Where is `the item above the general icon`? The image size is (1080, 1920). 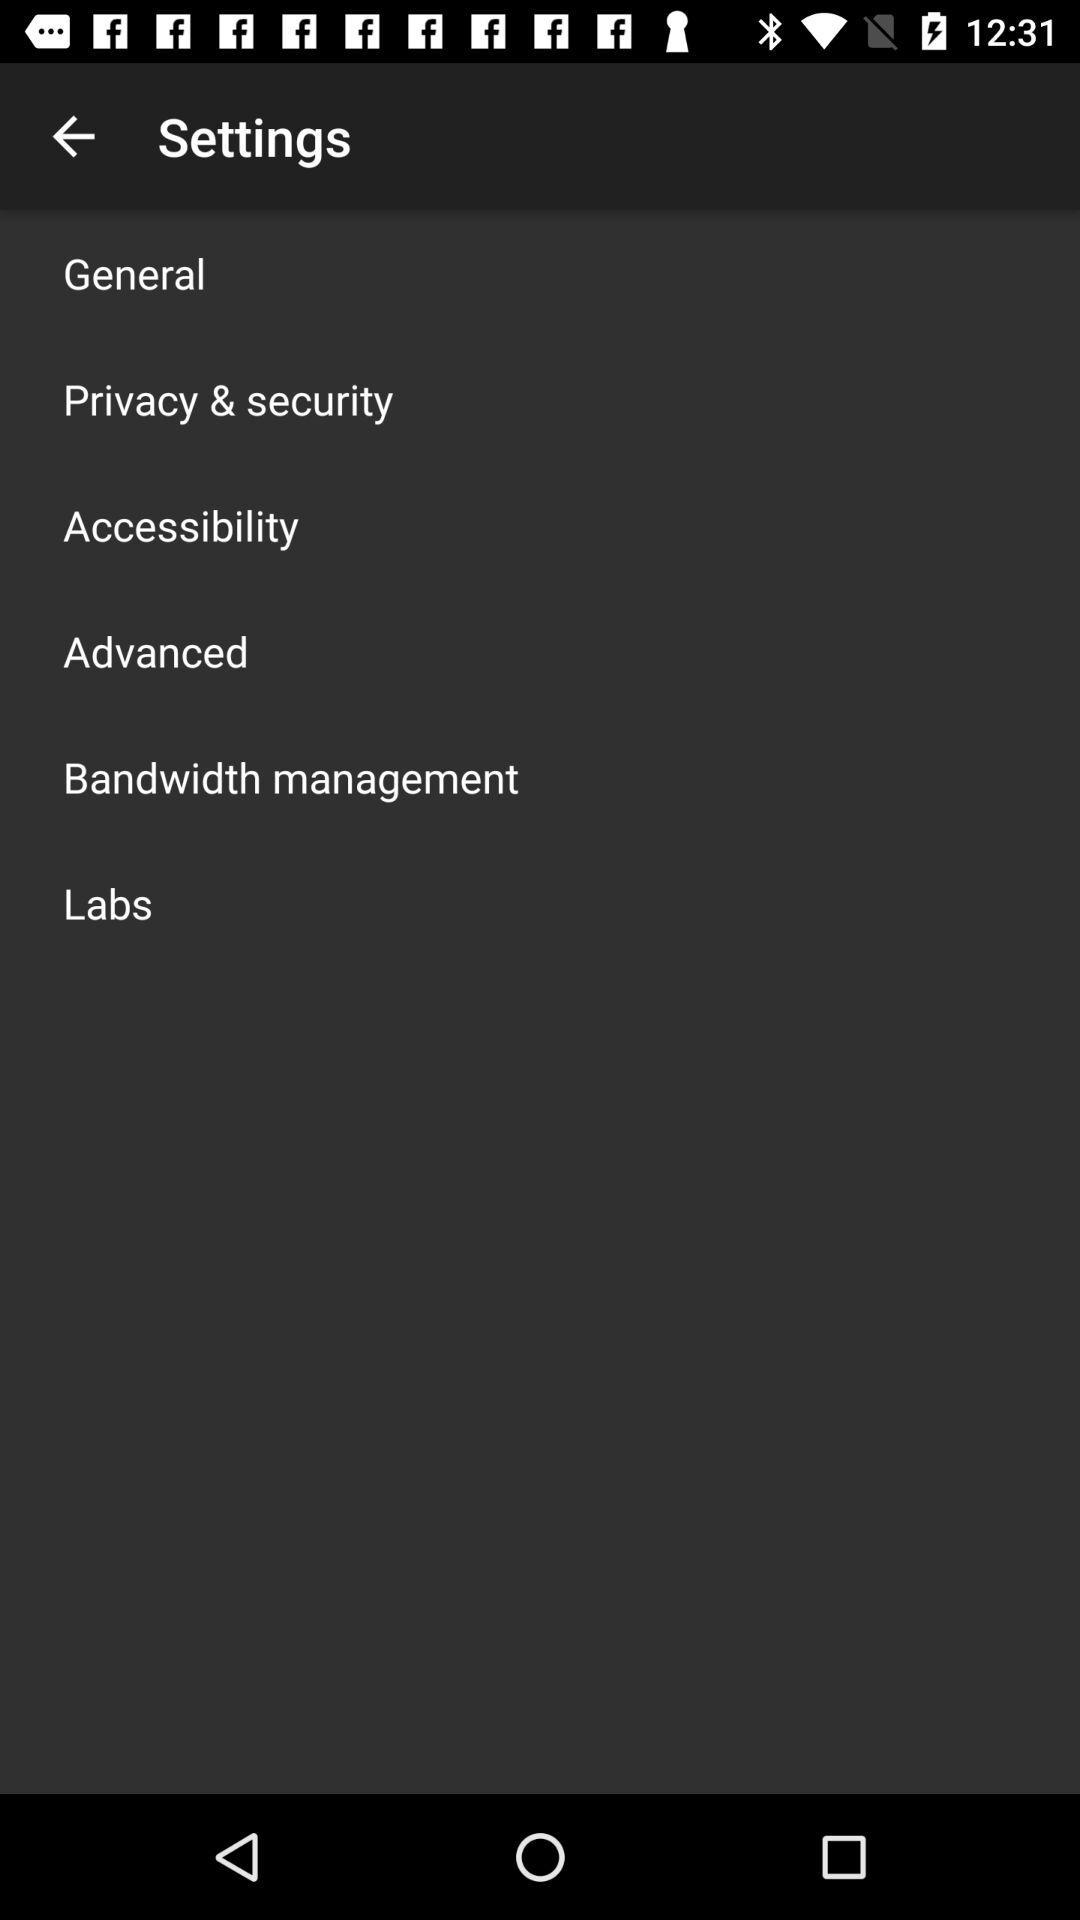 the item above the general icon is located at coordinates (72, 135).